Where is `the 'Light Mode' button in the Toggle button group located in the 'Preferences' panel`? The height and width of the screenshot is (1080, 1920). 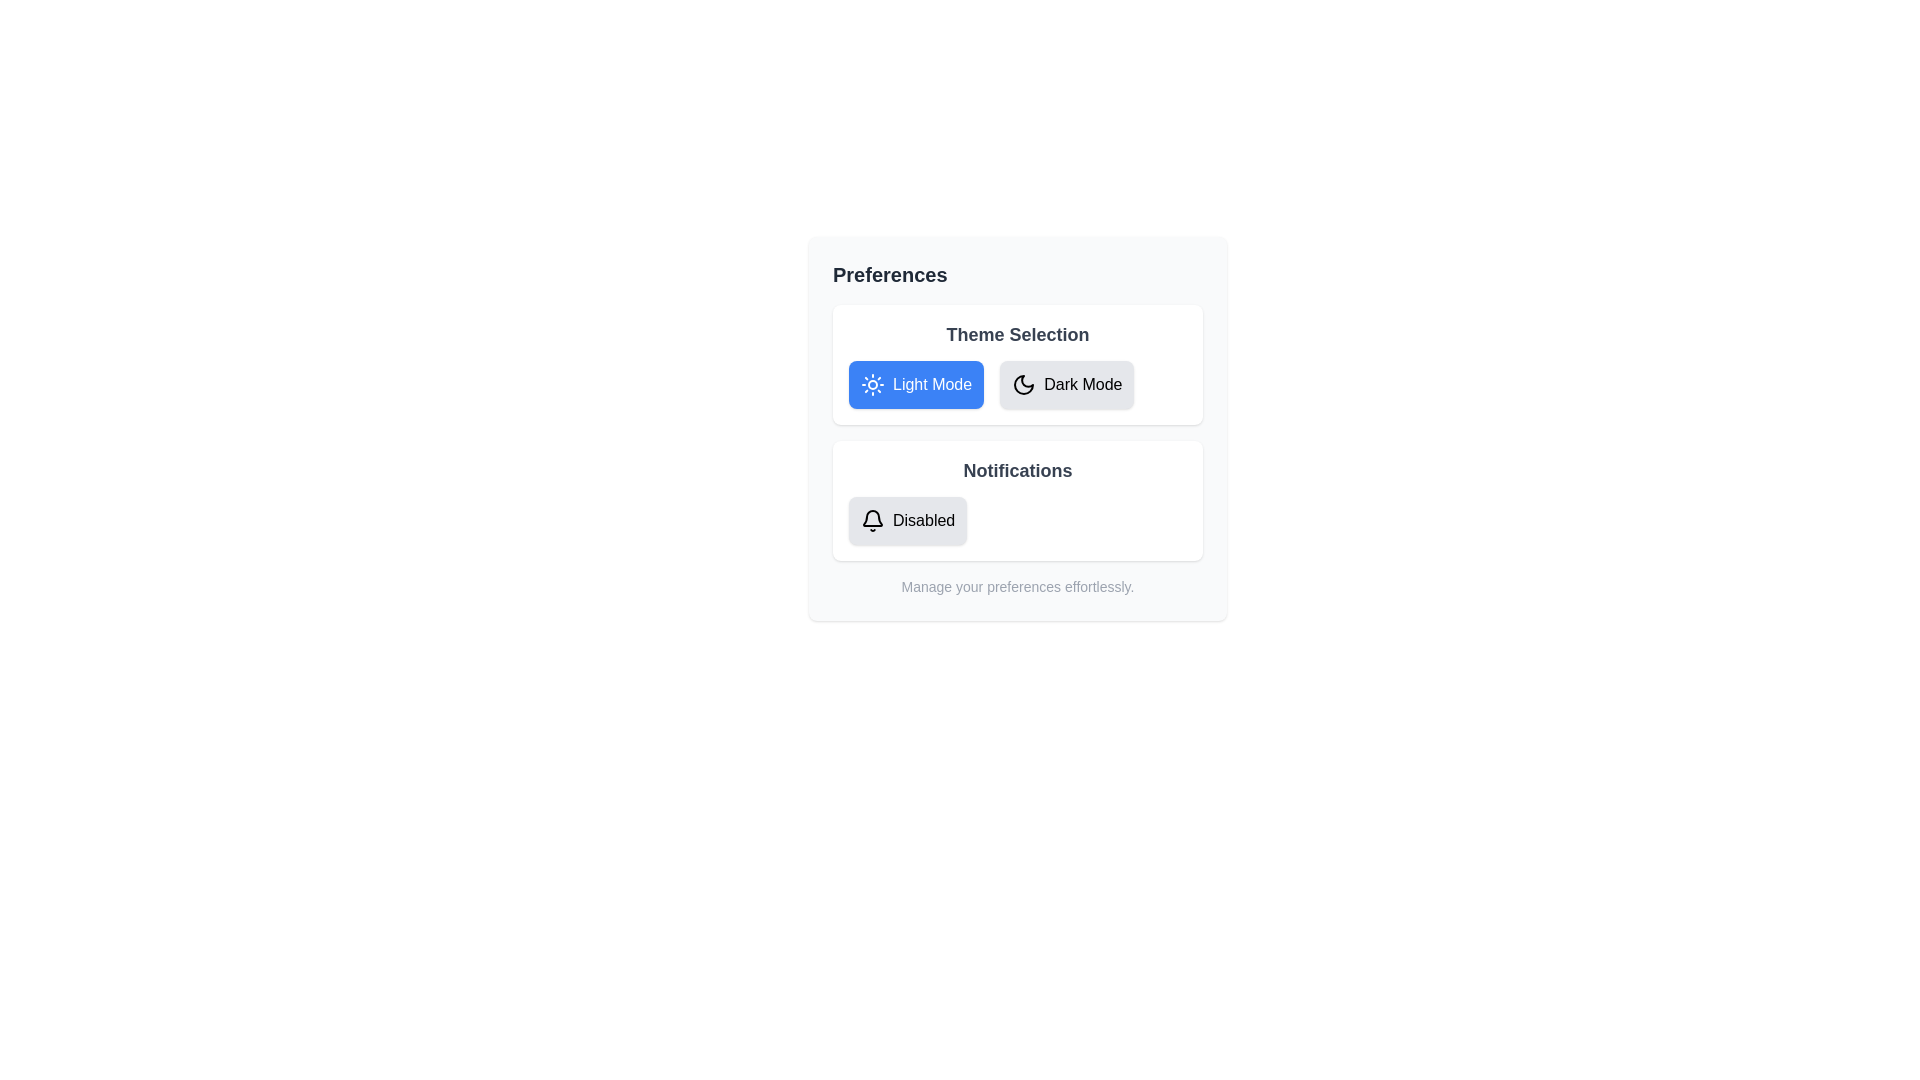 the 'Light Mode' button in the Toggle button group located in the 'Preferences' panel is located at coordinates (1017, 385).